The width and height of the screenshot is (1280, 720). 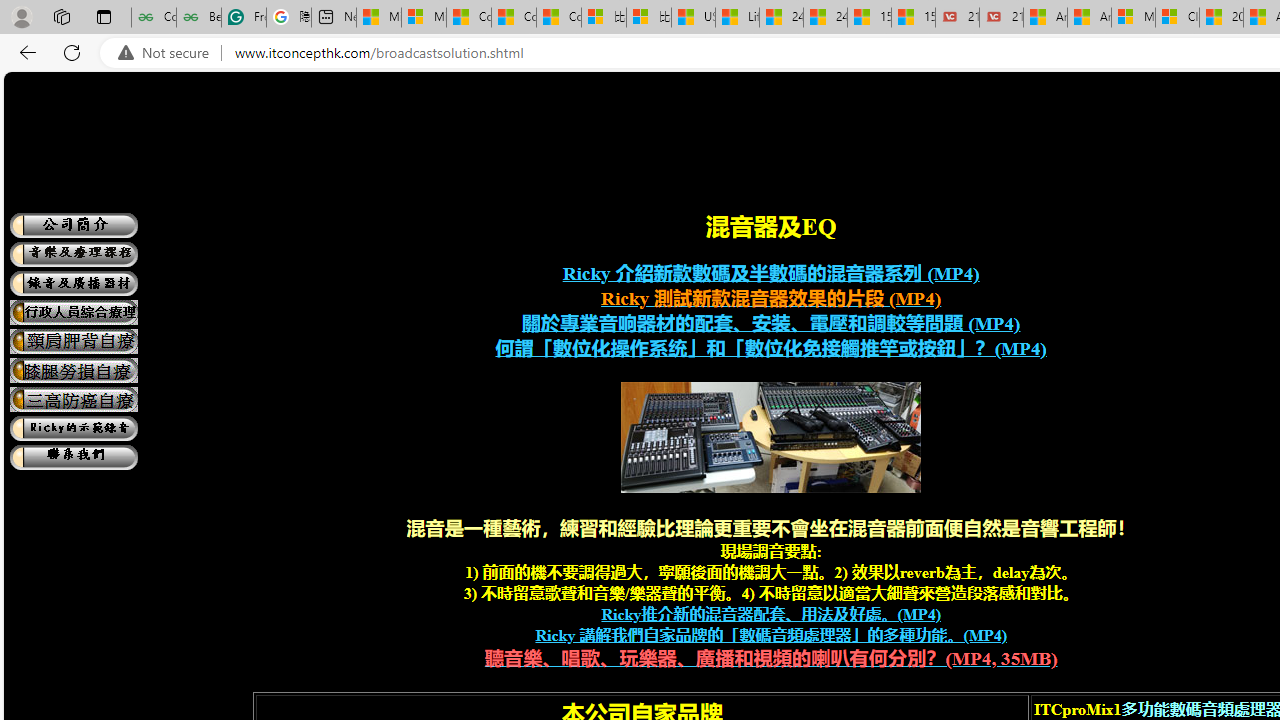 I want to click on 'Complete Guide to Arrays Data Structure - GeeksforGeeks', so click(x=153, y=17).